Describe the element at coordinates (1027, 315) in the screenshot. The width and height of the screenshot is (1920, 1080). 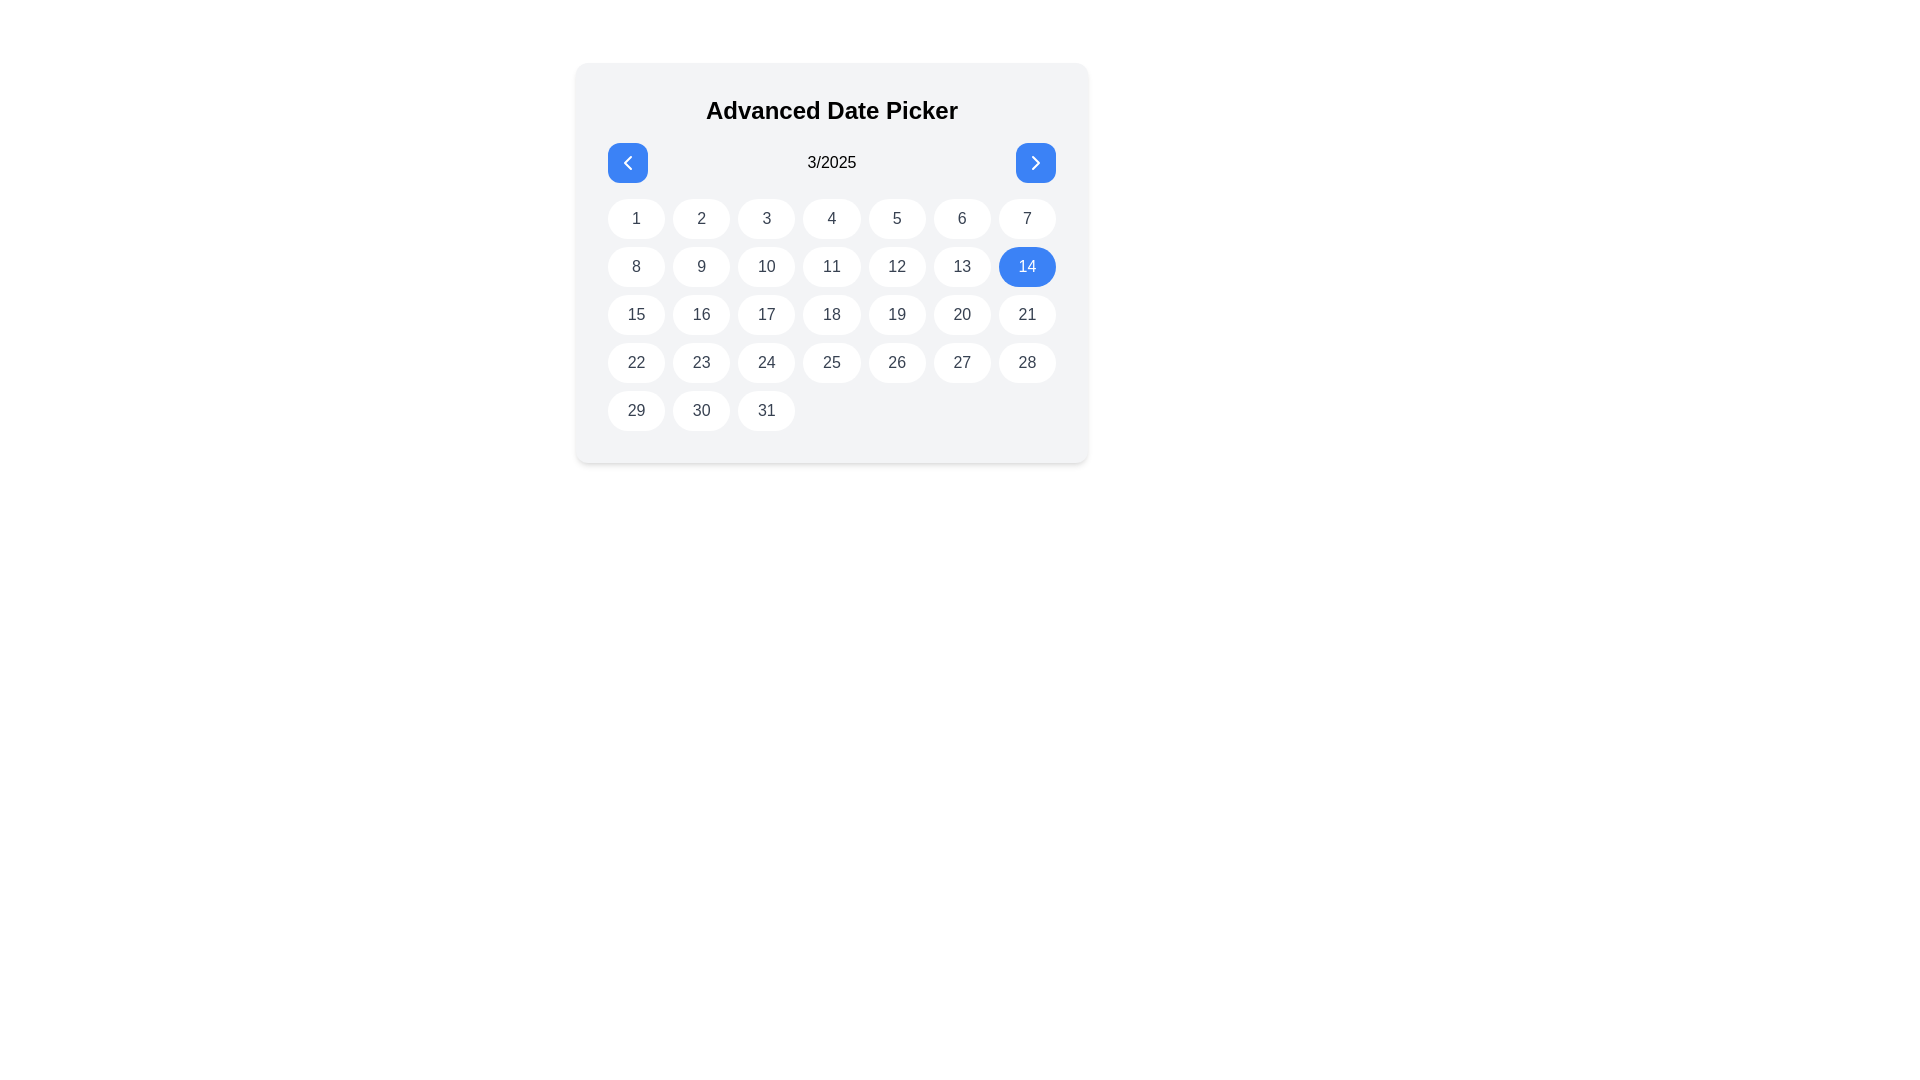
I see `the button labeled '21' in the date picker grid` at that location.